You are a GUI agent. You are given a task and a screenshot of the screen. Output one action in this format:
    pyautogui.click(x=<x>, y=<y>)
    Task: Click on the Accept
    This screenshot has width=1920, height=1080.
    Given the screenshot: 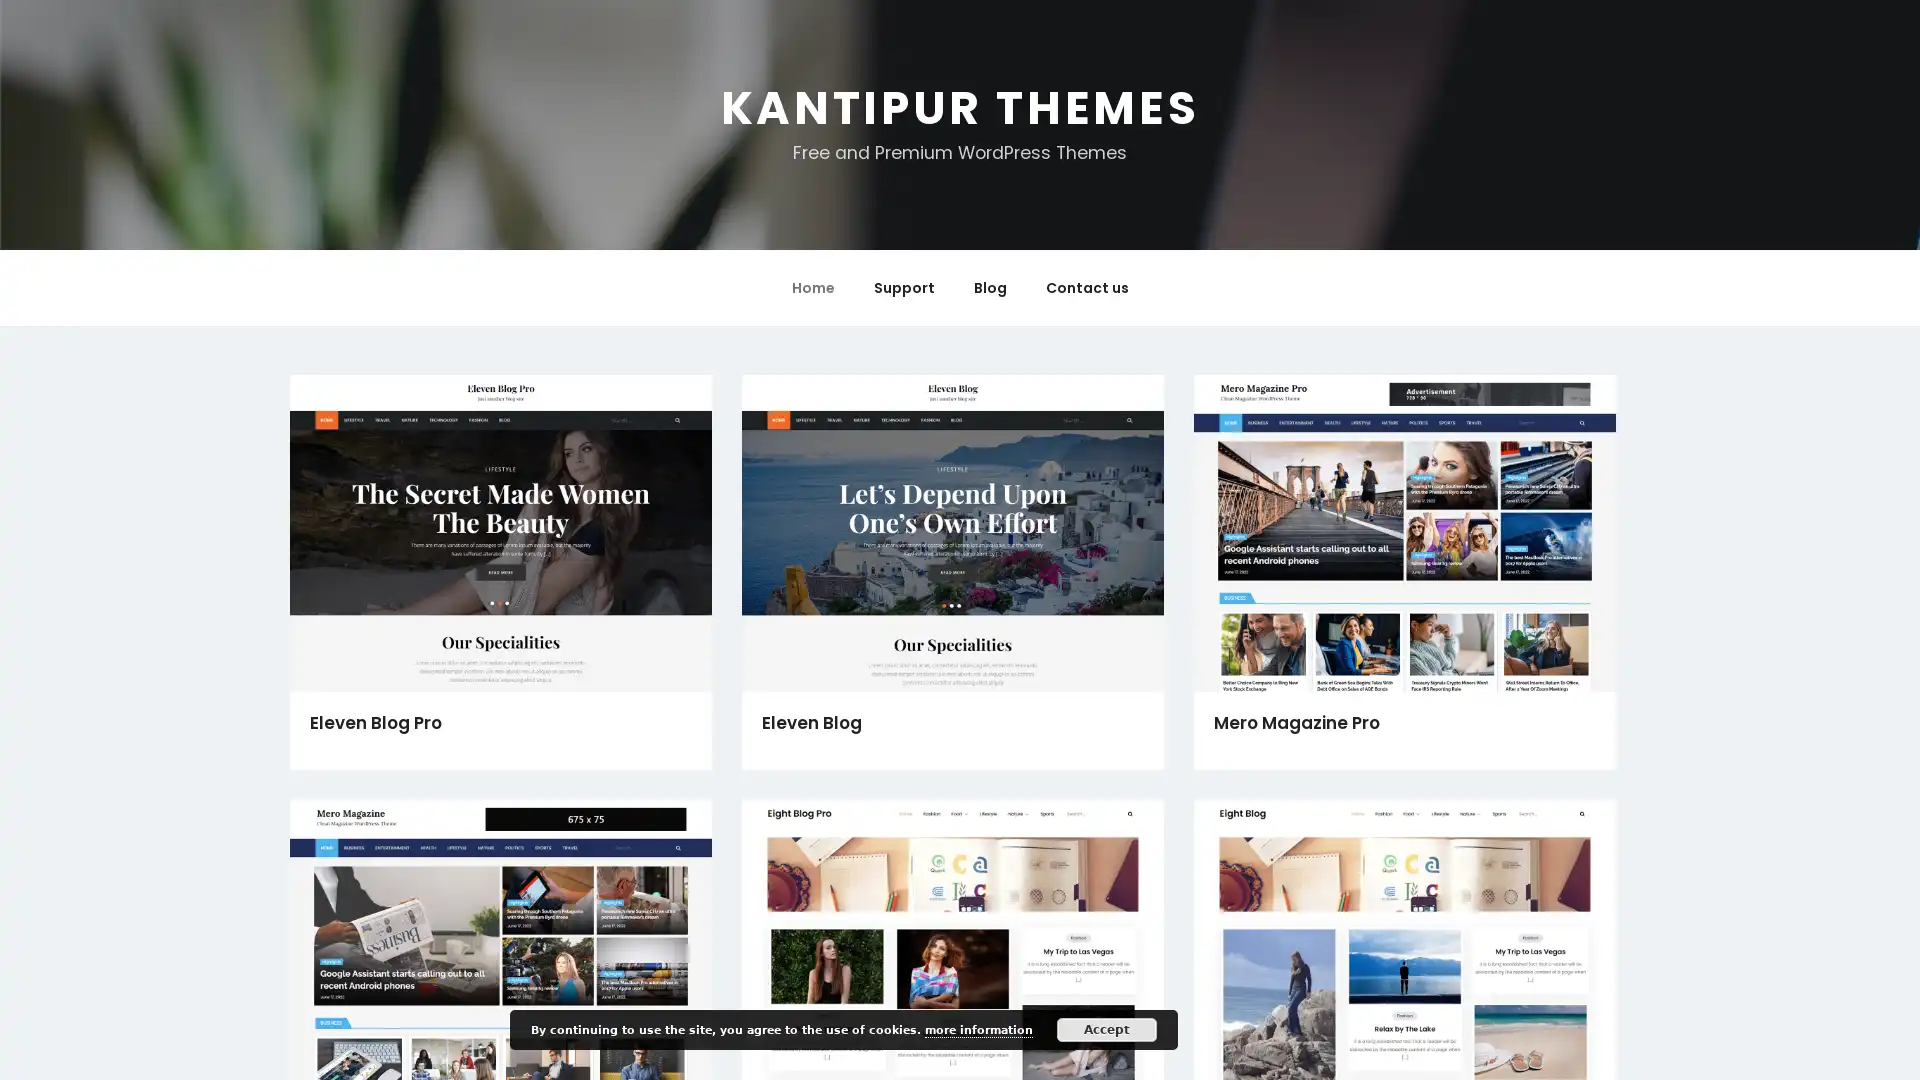 What is the action you would take?
    pyautogui.click(x=1106, y=1029)
    